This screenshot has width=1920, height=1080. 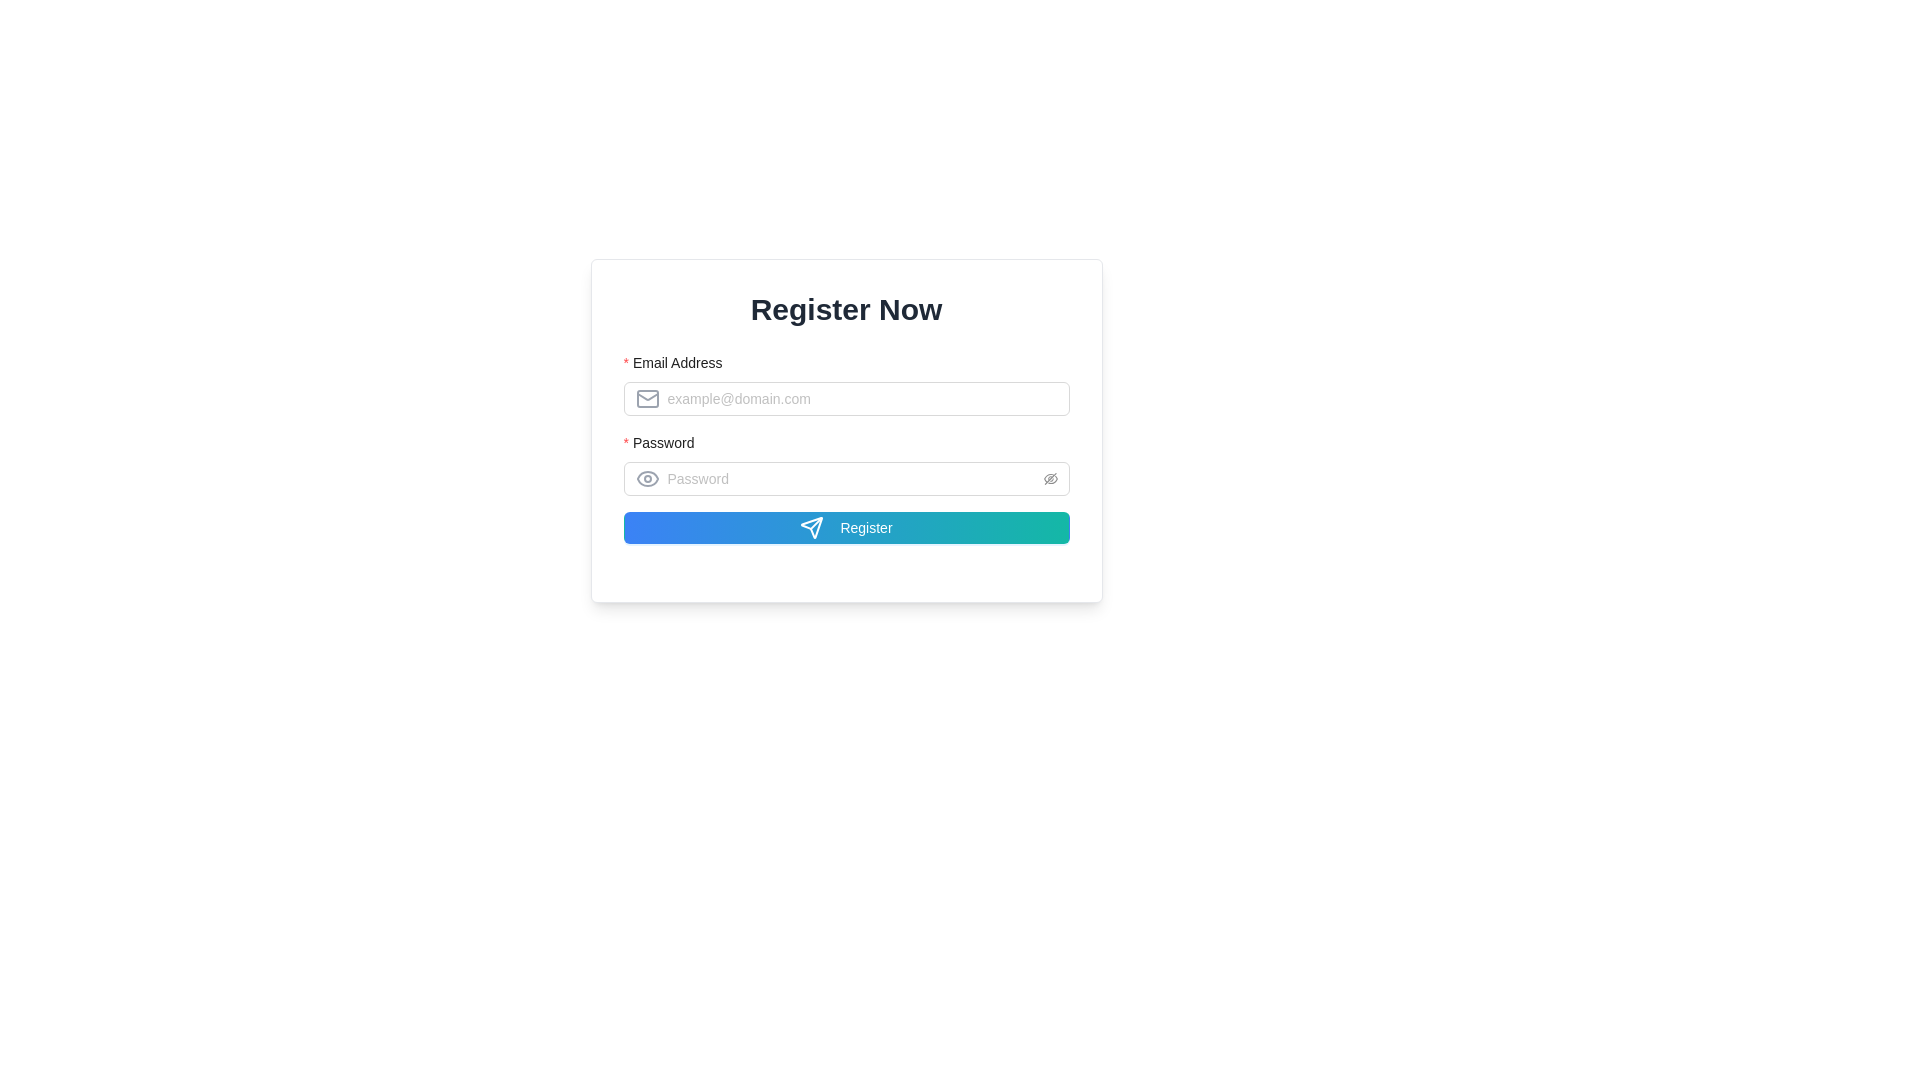 I want to click on the submit button located at the bottom of the registration form, so click(x=846, y=527).